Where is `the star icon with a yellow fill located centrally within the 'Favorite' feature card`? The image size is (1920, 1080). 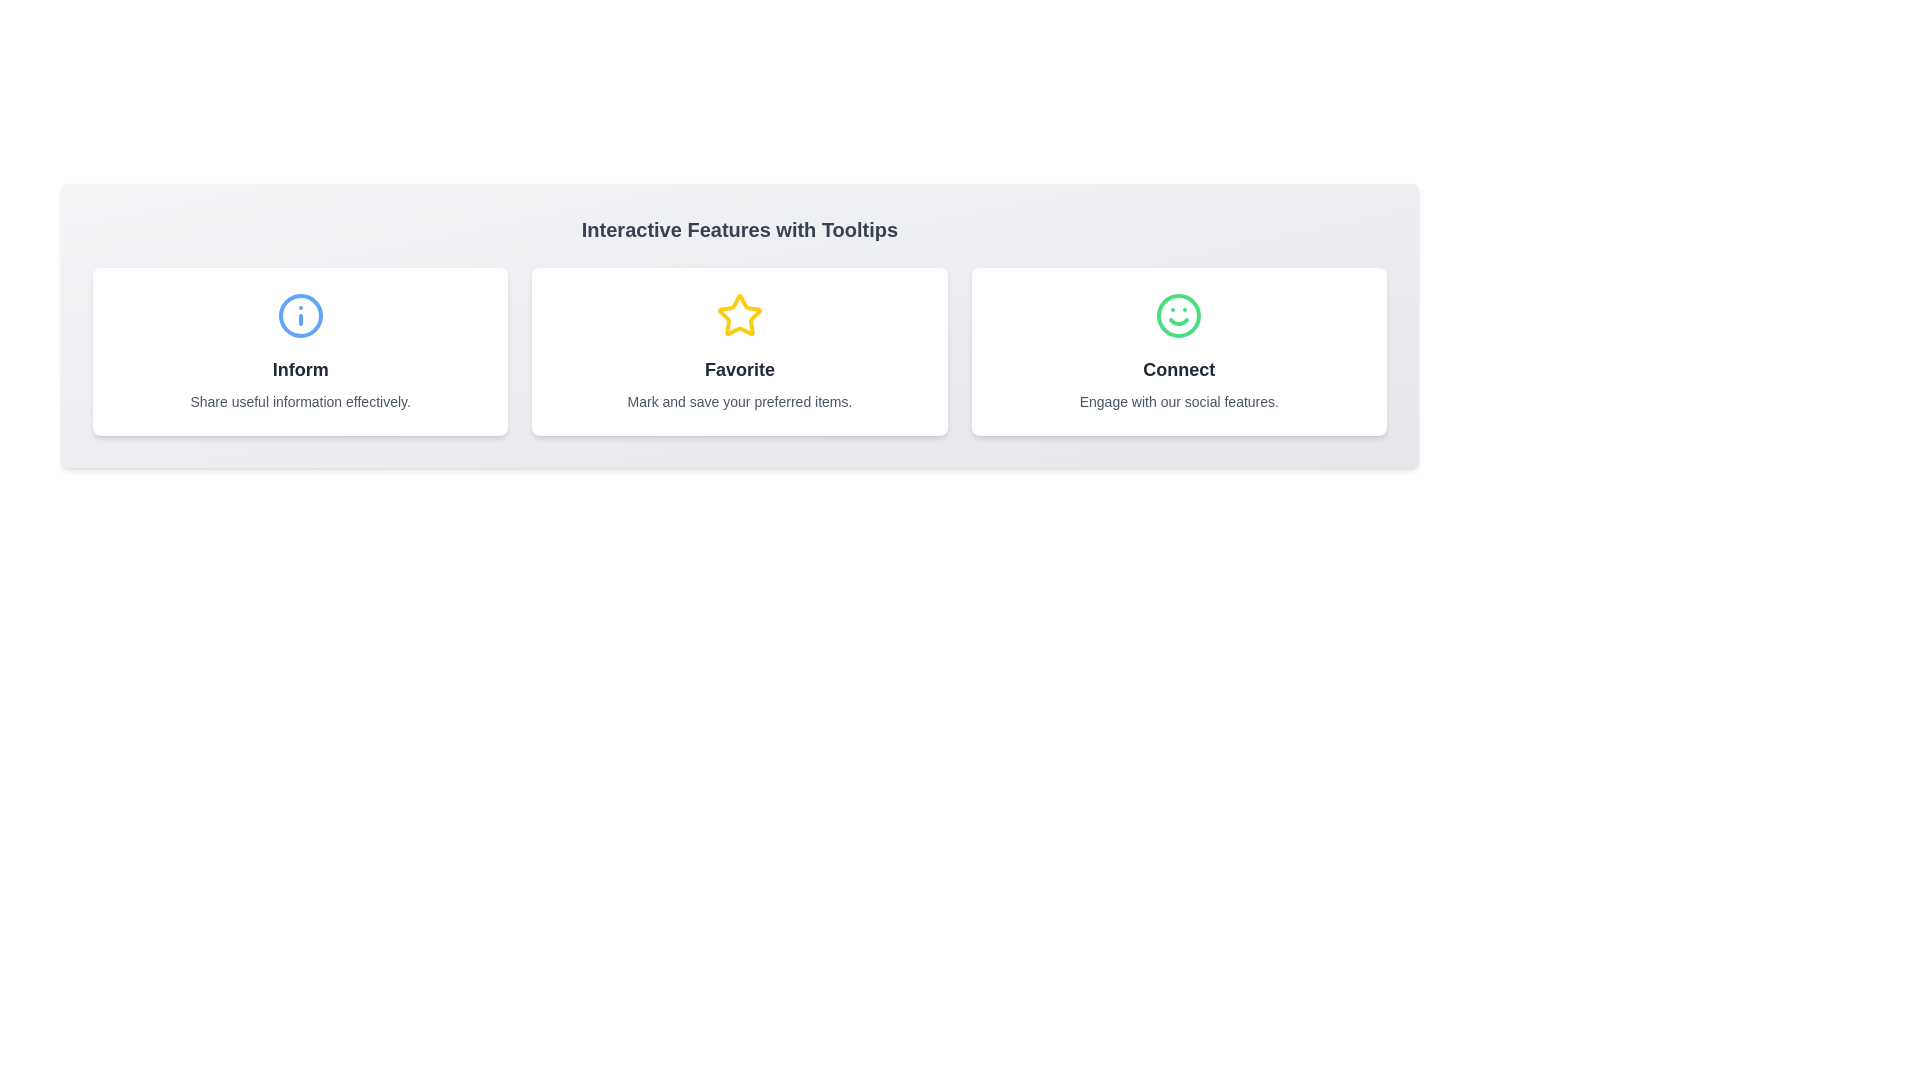 the star icon with a yellow fill located centrally within the 'Favorite' feature card is located at coordinates (738, 315).